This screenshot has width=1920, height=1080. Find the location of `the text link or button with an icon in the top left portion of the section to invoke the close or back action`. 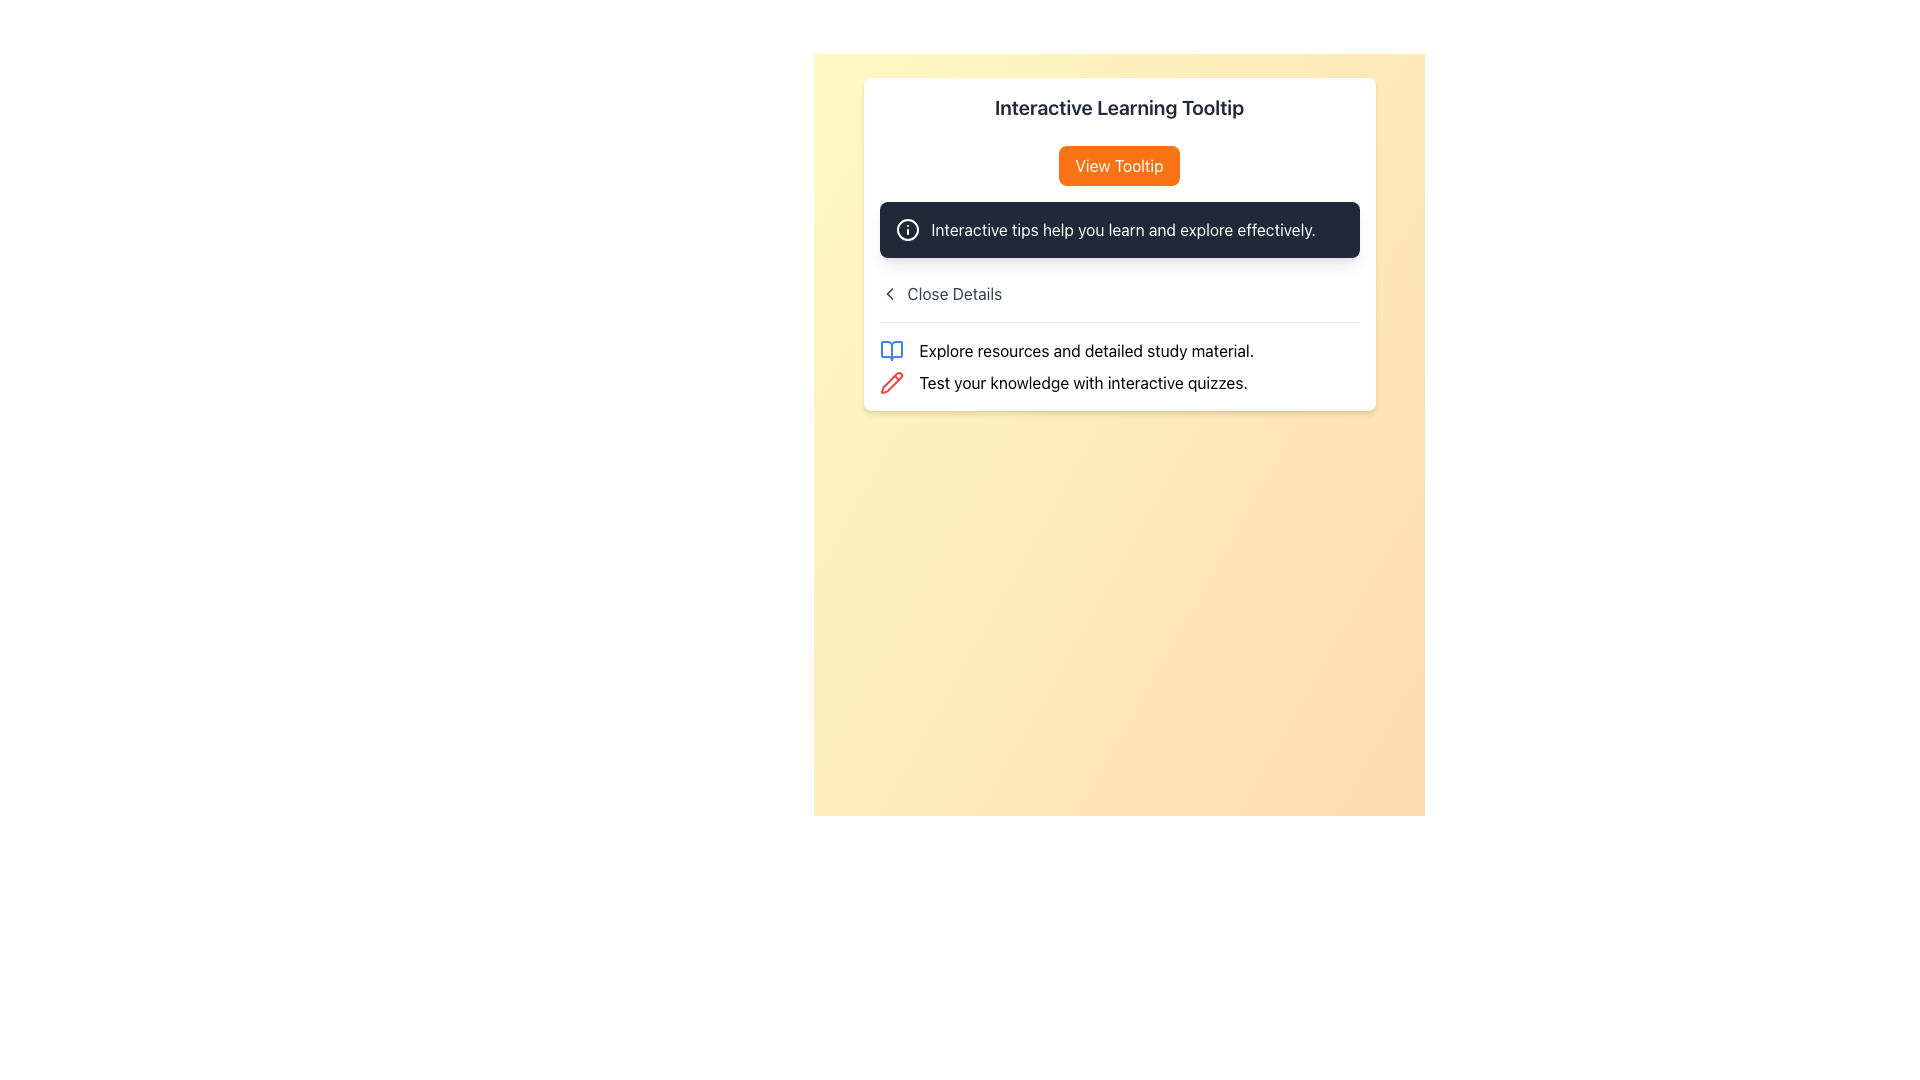

the text link or button with an icon in the top left portion of the section to invoke the close or back action is located at coordinates (939, 293).